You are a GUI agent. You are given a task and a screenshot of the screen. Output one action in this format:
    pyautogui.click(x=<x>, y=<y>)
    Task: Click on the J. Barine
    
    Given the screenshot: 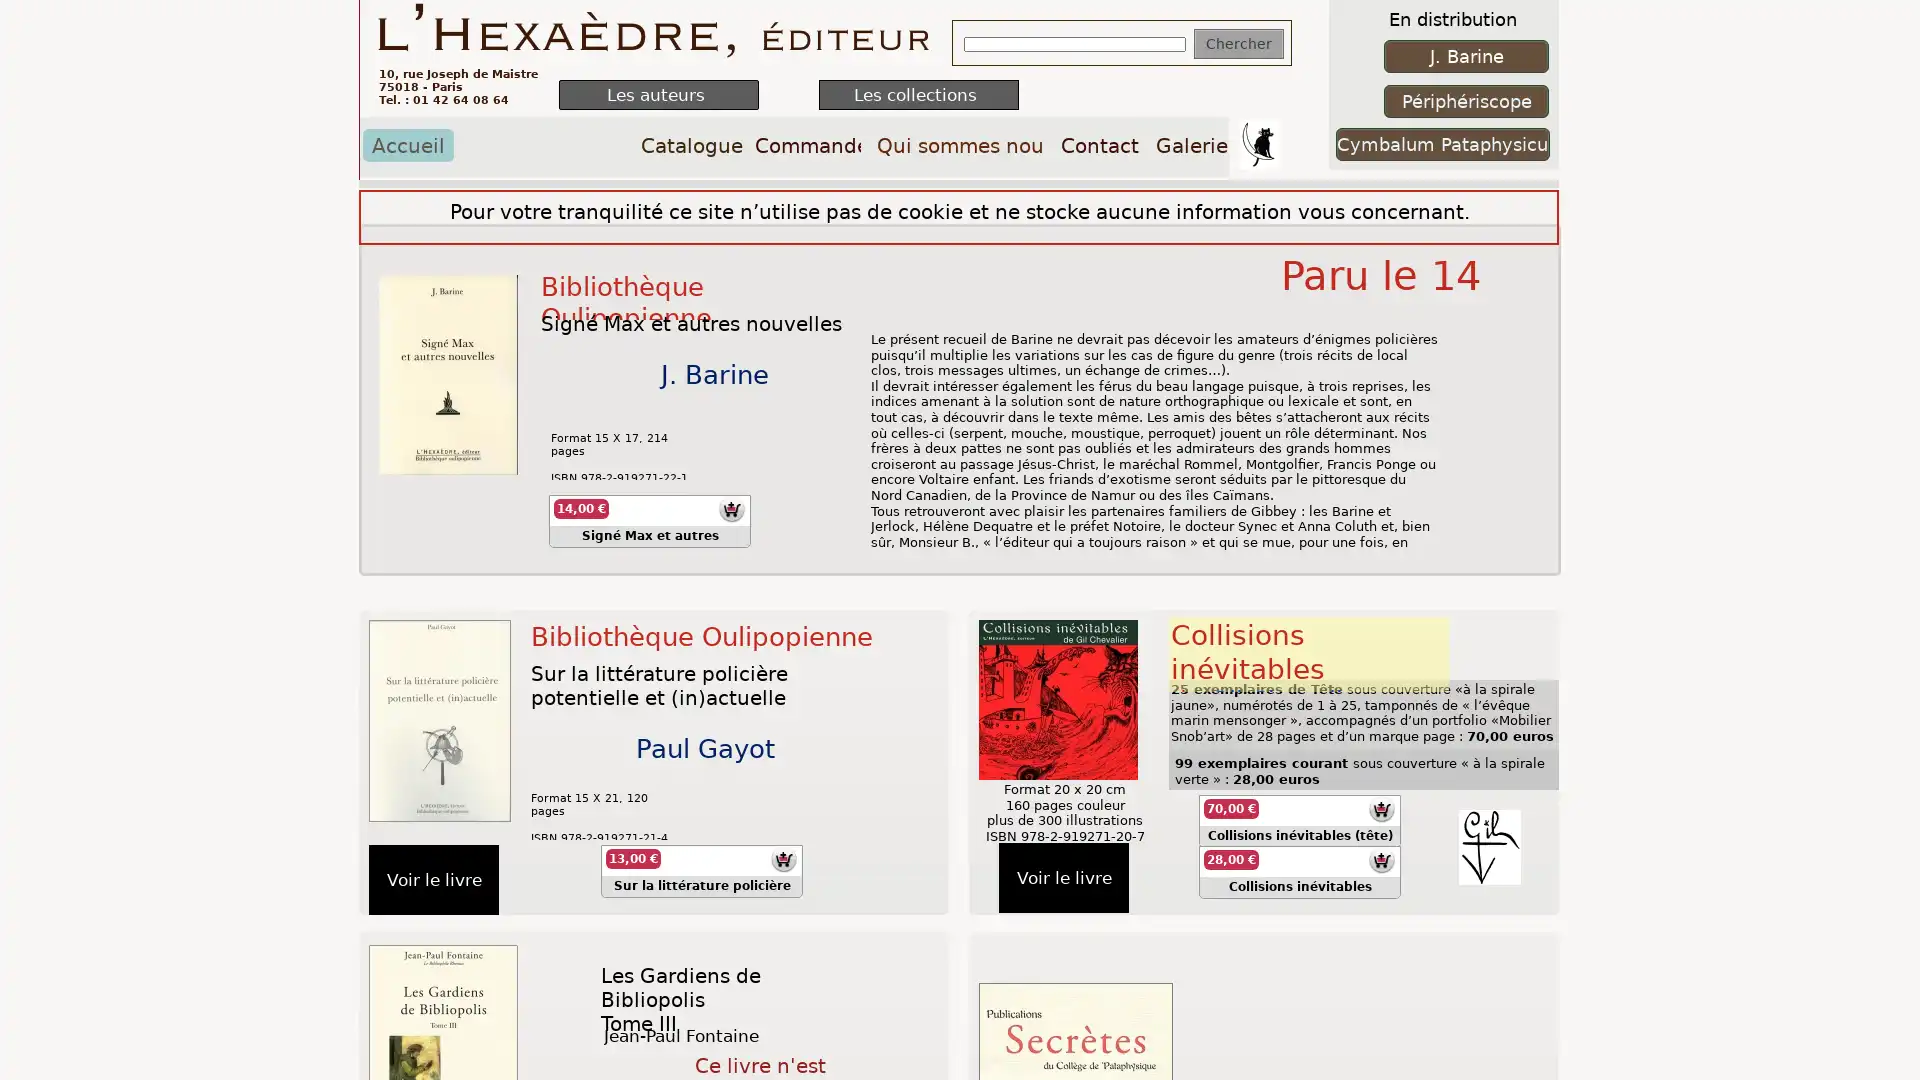 What is the action you would take?
    pyautogui.click(x=1466, y=55)
    